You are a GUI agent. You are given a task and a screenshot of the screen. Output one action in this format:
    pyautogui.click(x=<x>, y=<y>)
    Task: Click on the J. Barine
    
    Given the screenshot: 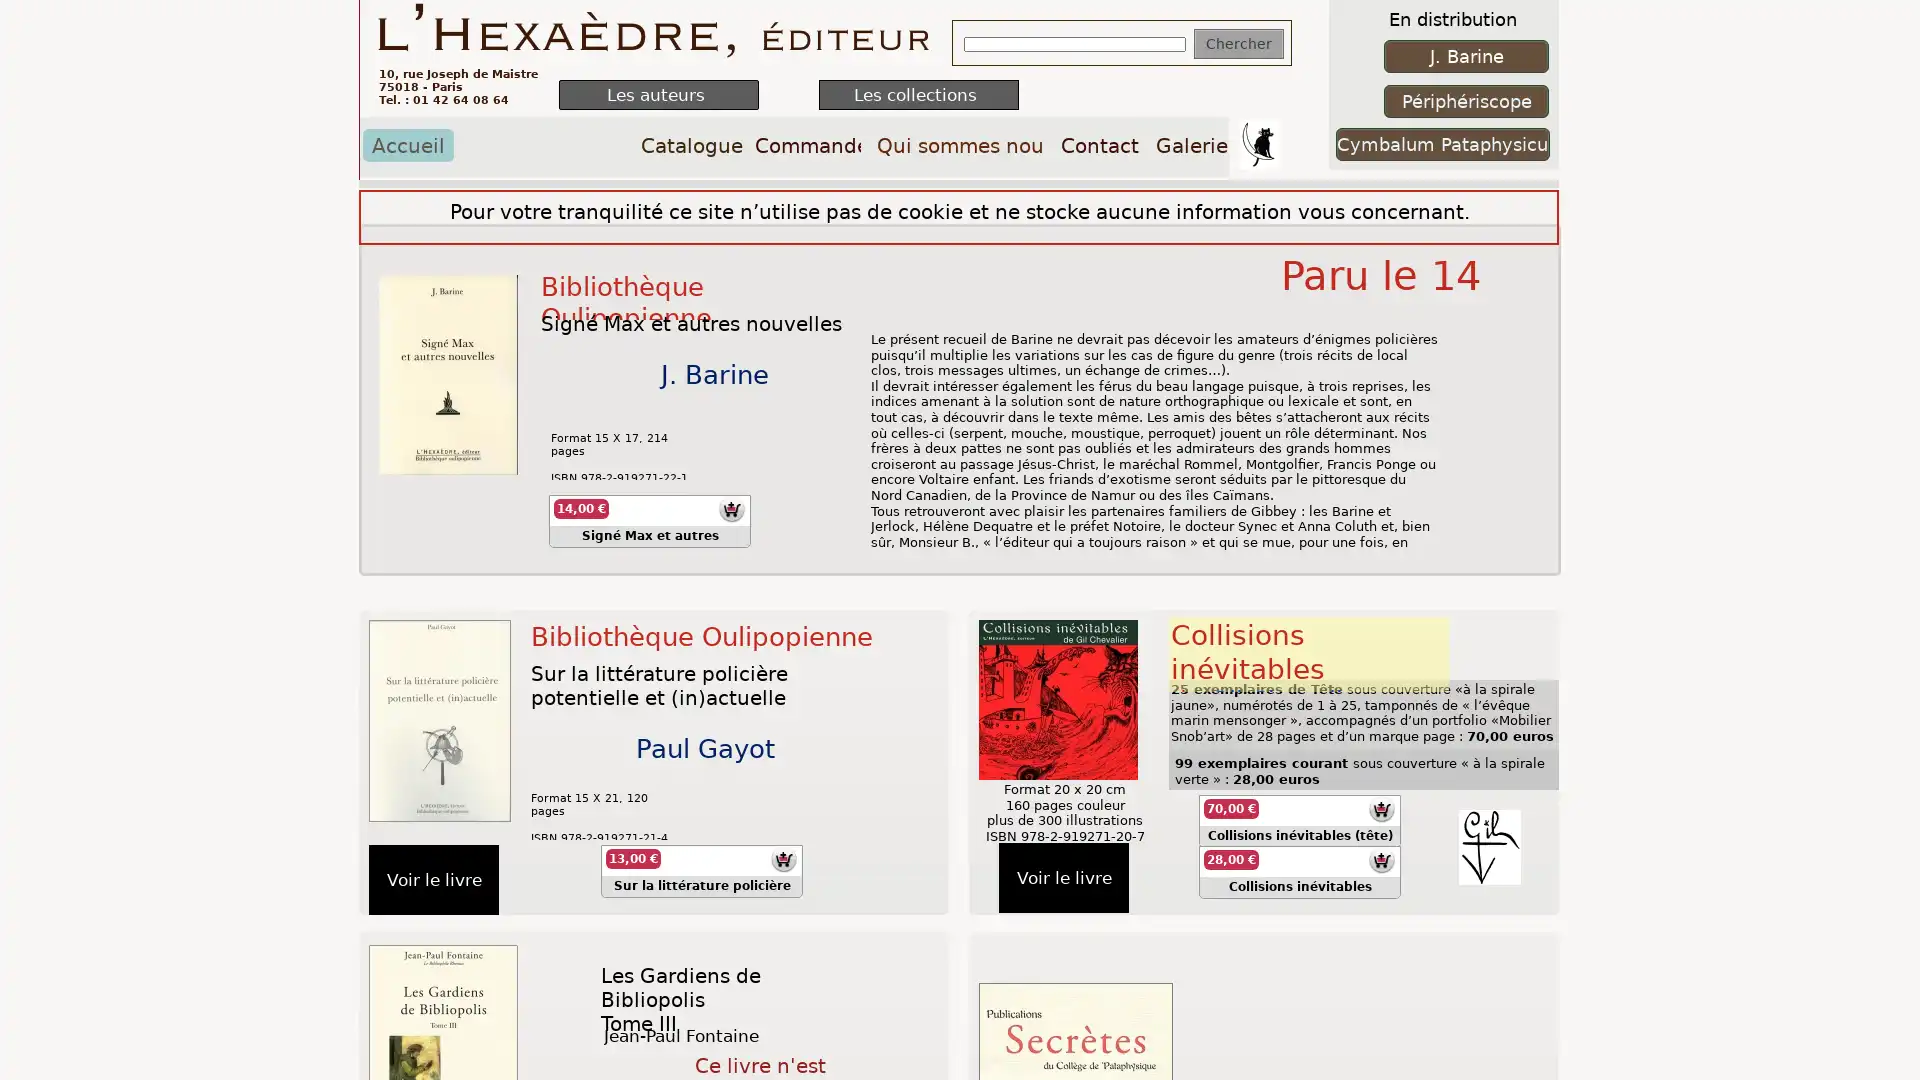 What is the action you would take?
    pyautogui.click(x=1466, y=55)
    